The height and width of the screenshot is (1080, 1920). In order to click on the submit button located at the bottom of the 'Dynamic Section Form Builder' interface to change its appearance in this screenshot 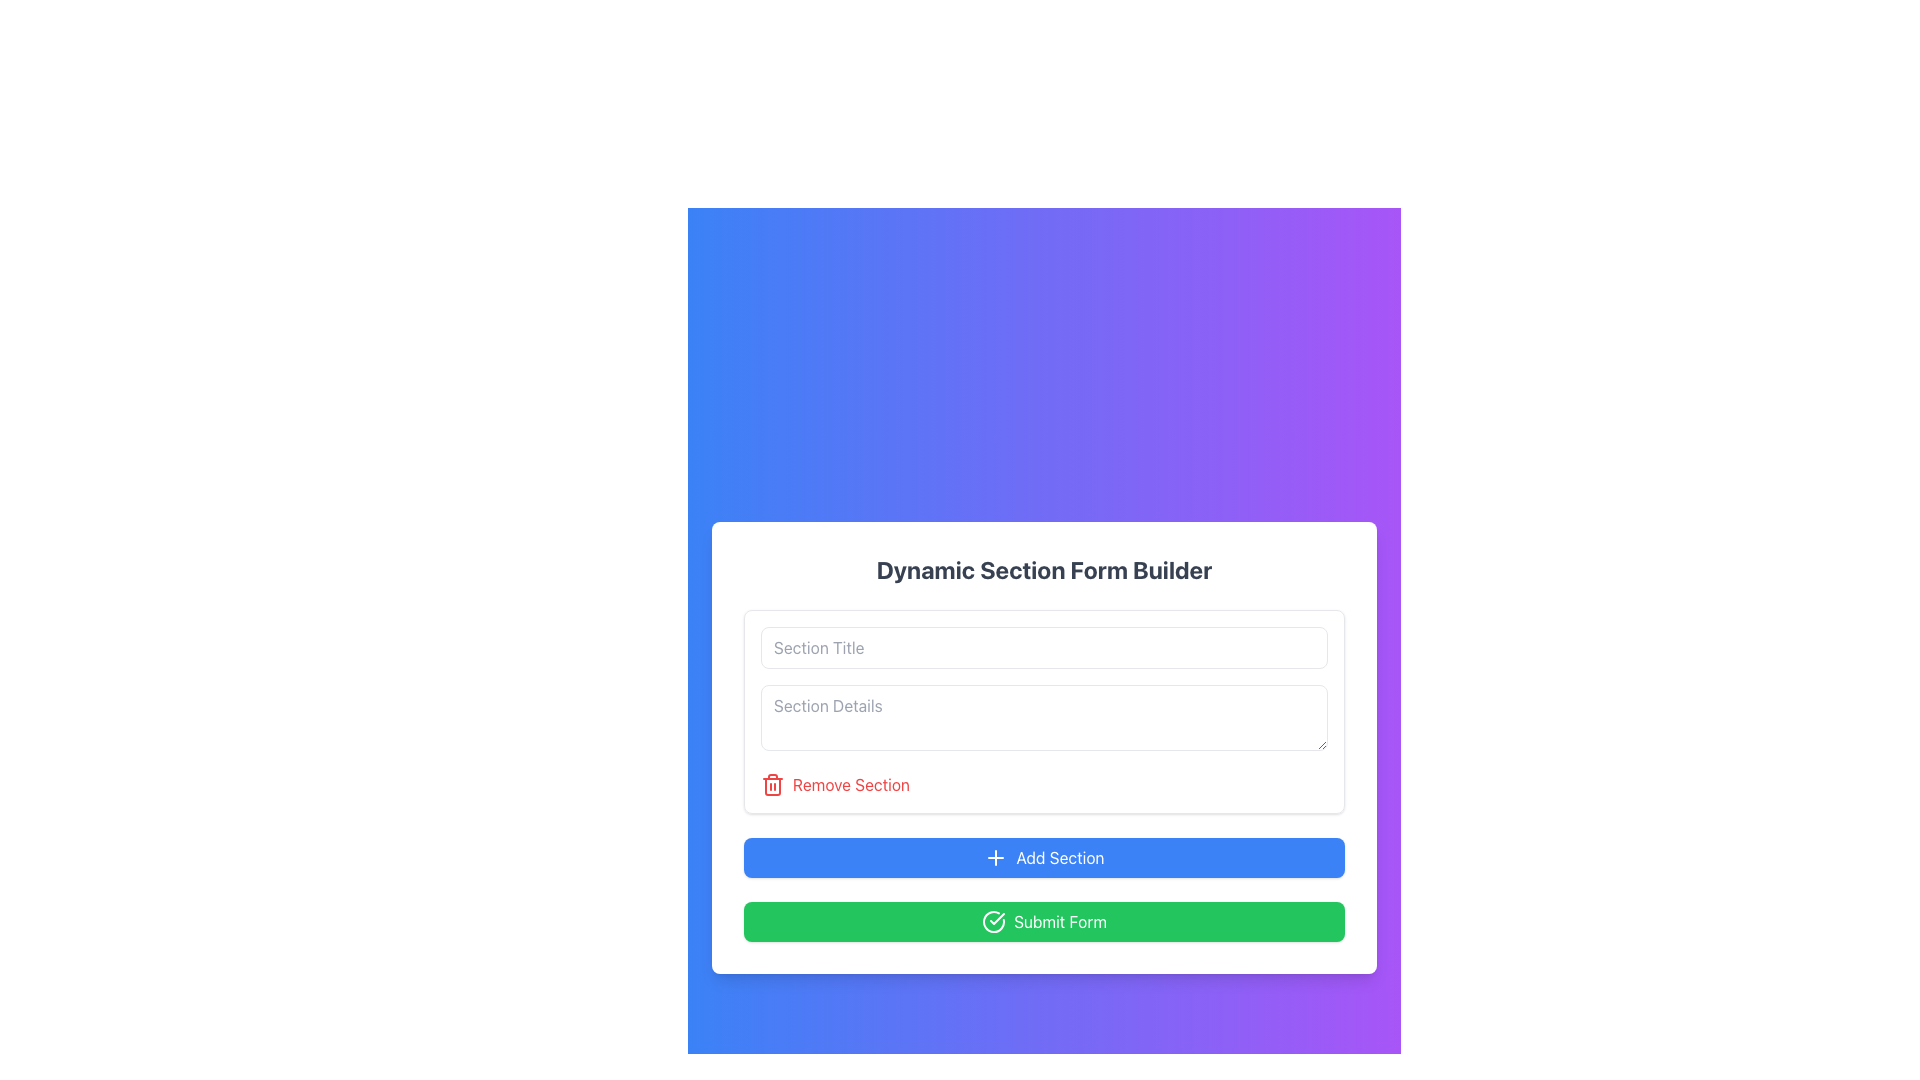, I will do `click(1043, 921)`.